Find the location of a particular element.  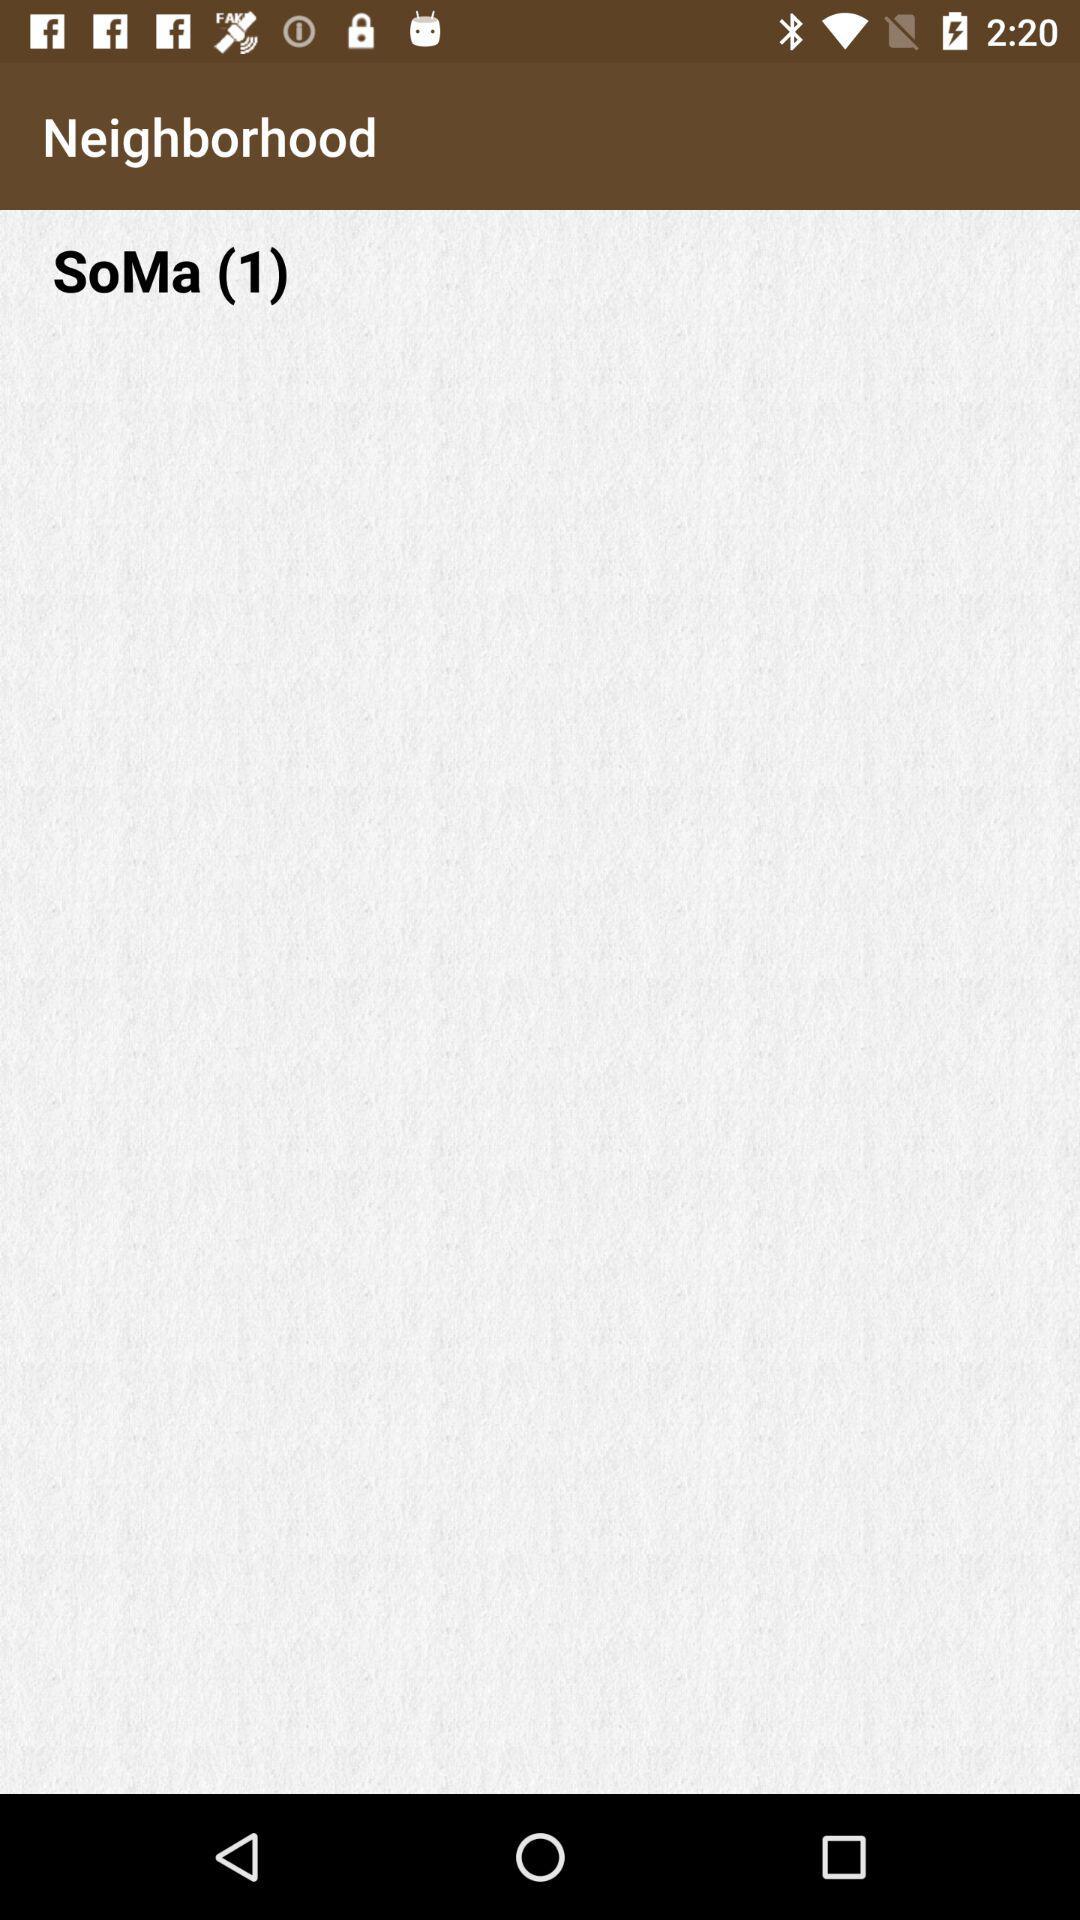

the app below neighborhood icon is located at coordinates (540, 268).